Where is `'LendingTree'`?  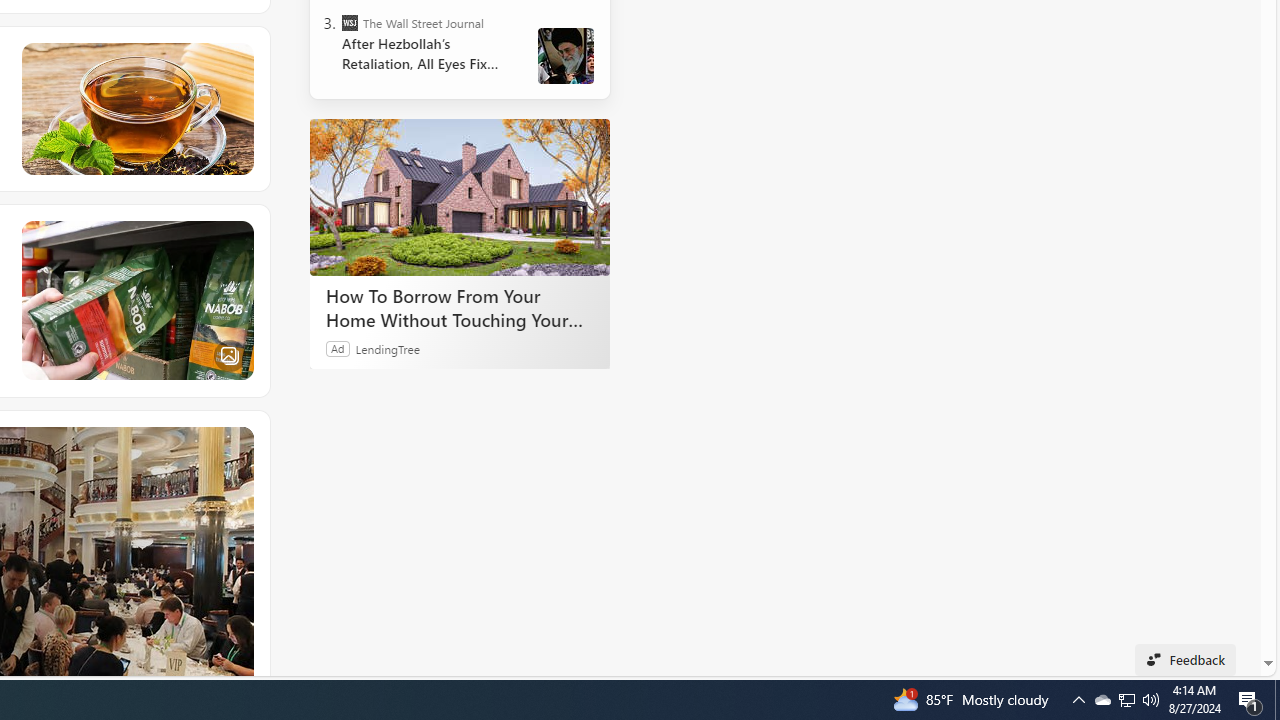 'LendingTree' is located at coordinates (387, 347).